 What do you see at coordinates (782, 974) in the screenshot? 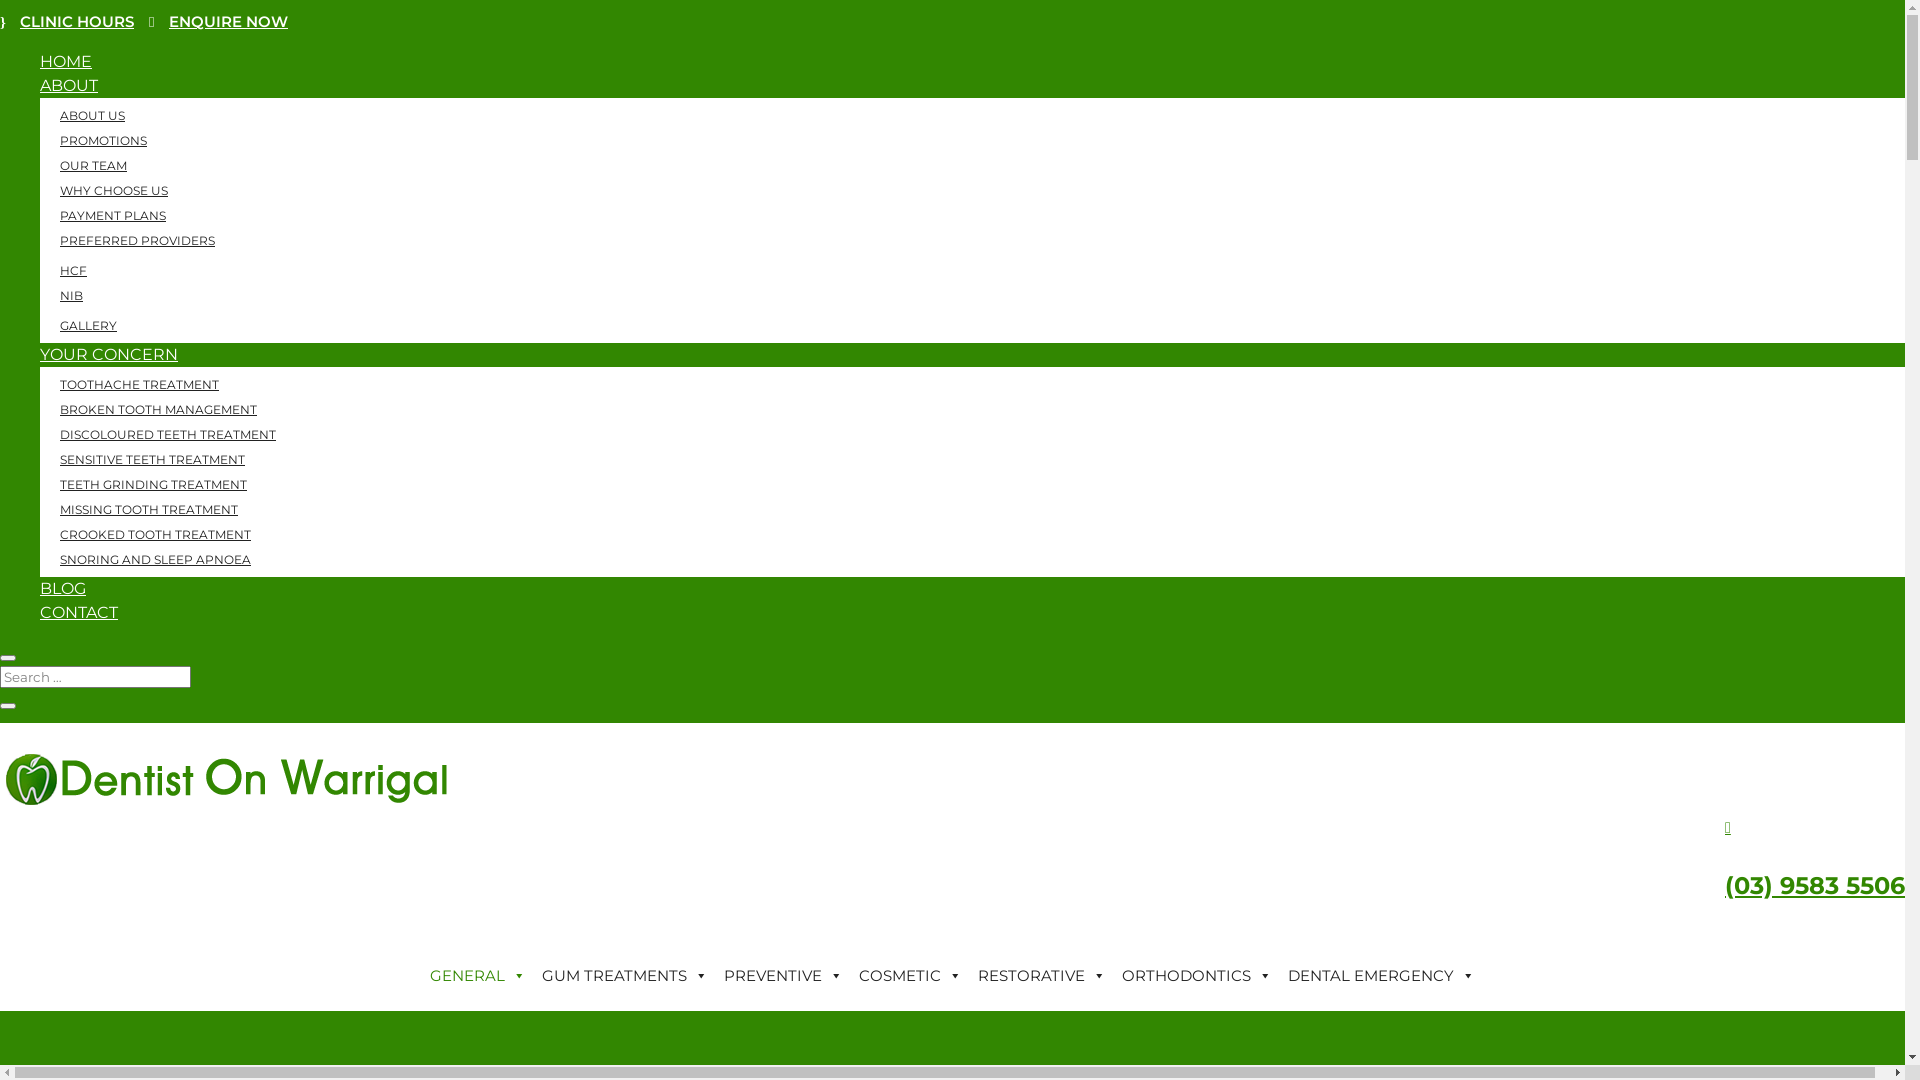
I see `'PREVENTIVE'` at bounding box center [782, 974].